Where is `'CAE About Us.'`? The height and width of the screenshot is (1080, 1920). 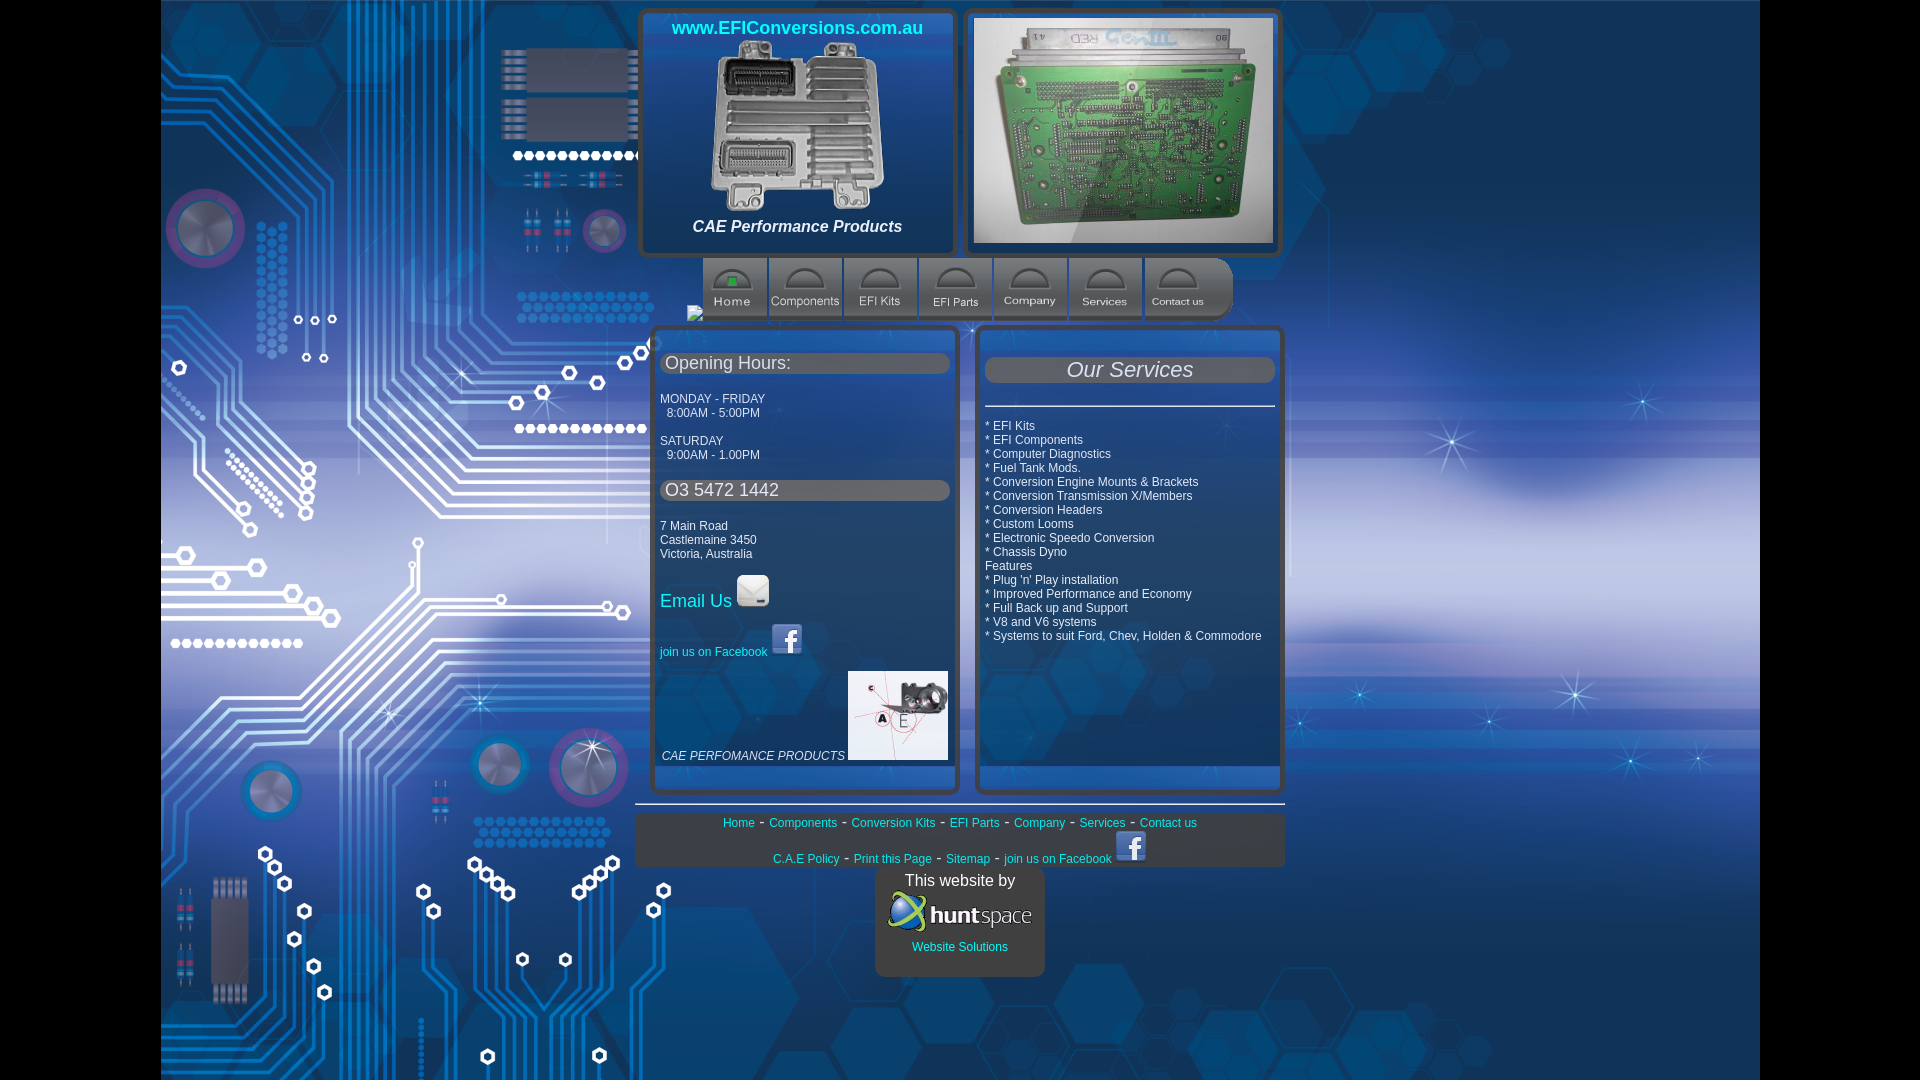
'CAE About Us.' is located at coordinates (1030, 315).